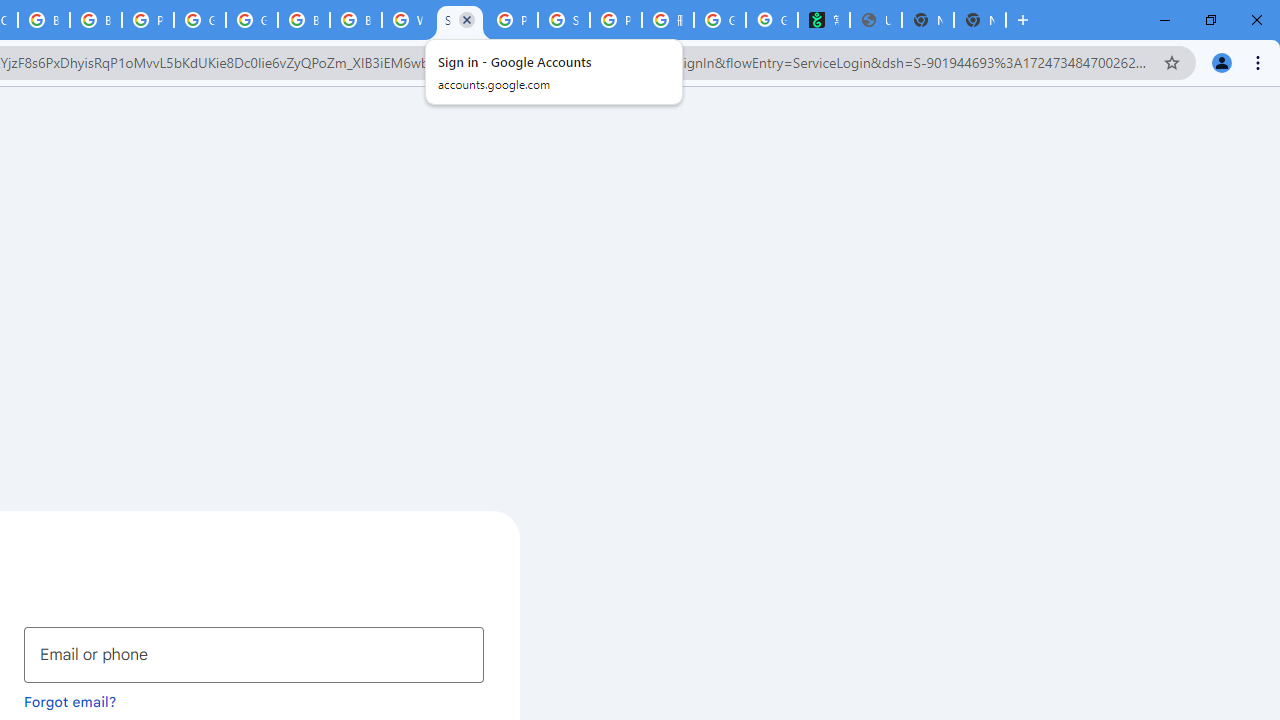  Describe the element at coordinates (70, 700) in the screenshot. I see `'Forgot email?'` at that location.